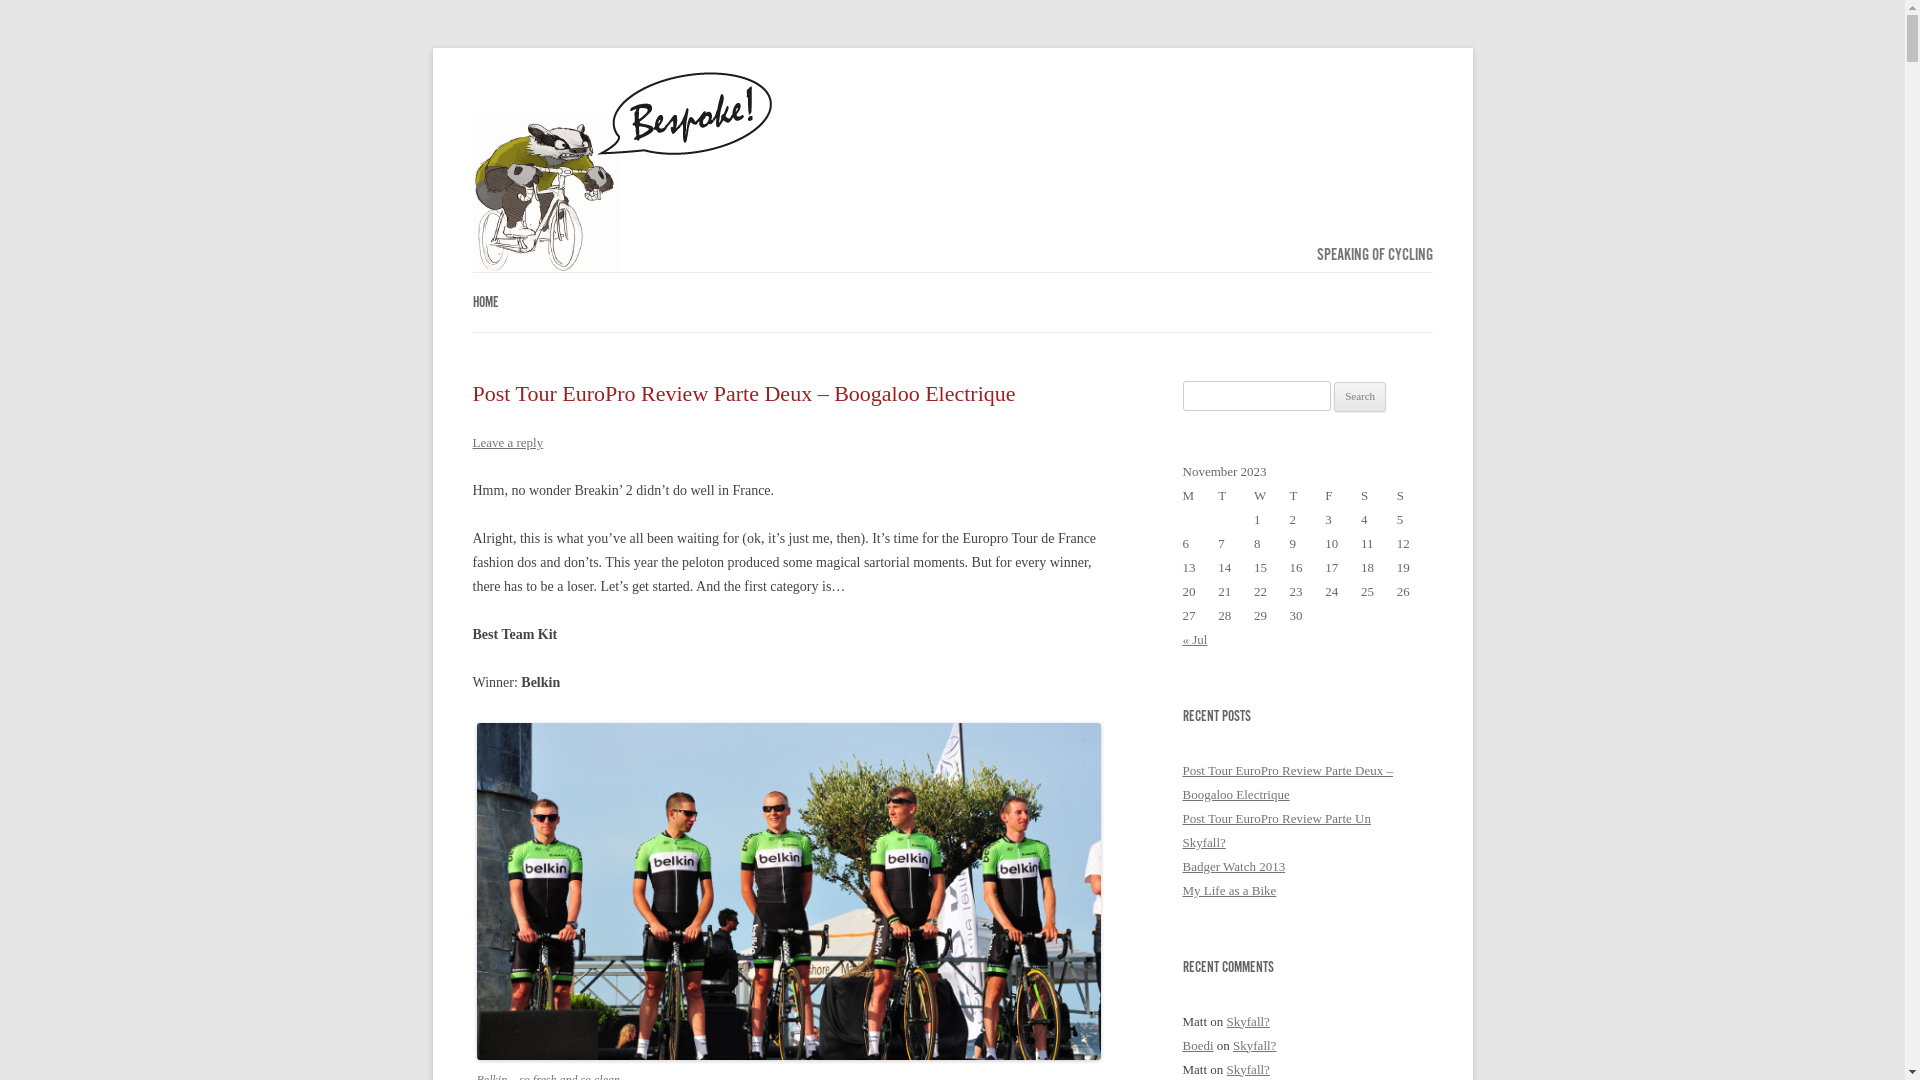  I want to click on 'HOME', so click(484, 302).